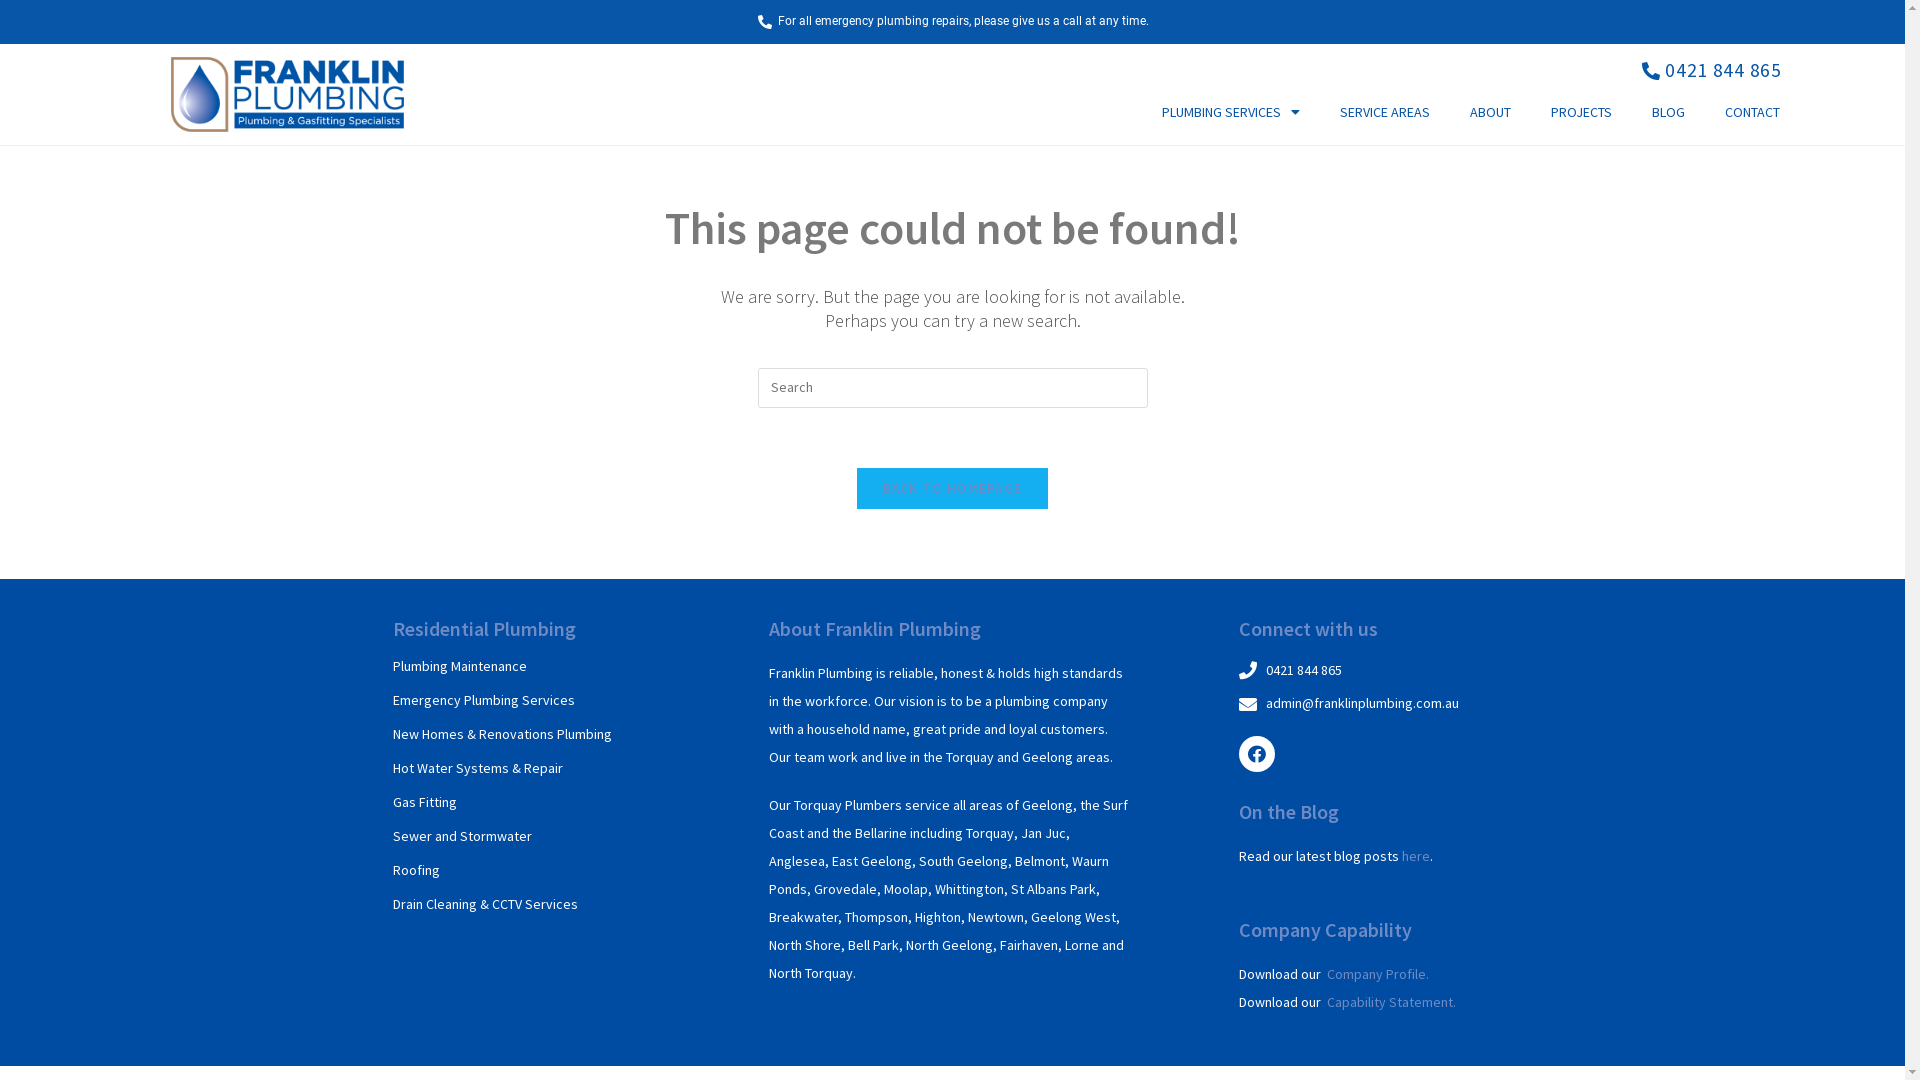 The width and height of the screenshot is (1920, 1080). Describe the element at coordinates (1384, 111) in the screenshot. I see `'SERVICE AREAS'` at that location.